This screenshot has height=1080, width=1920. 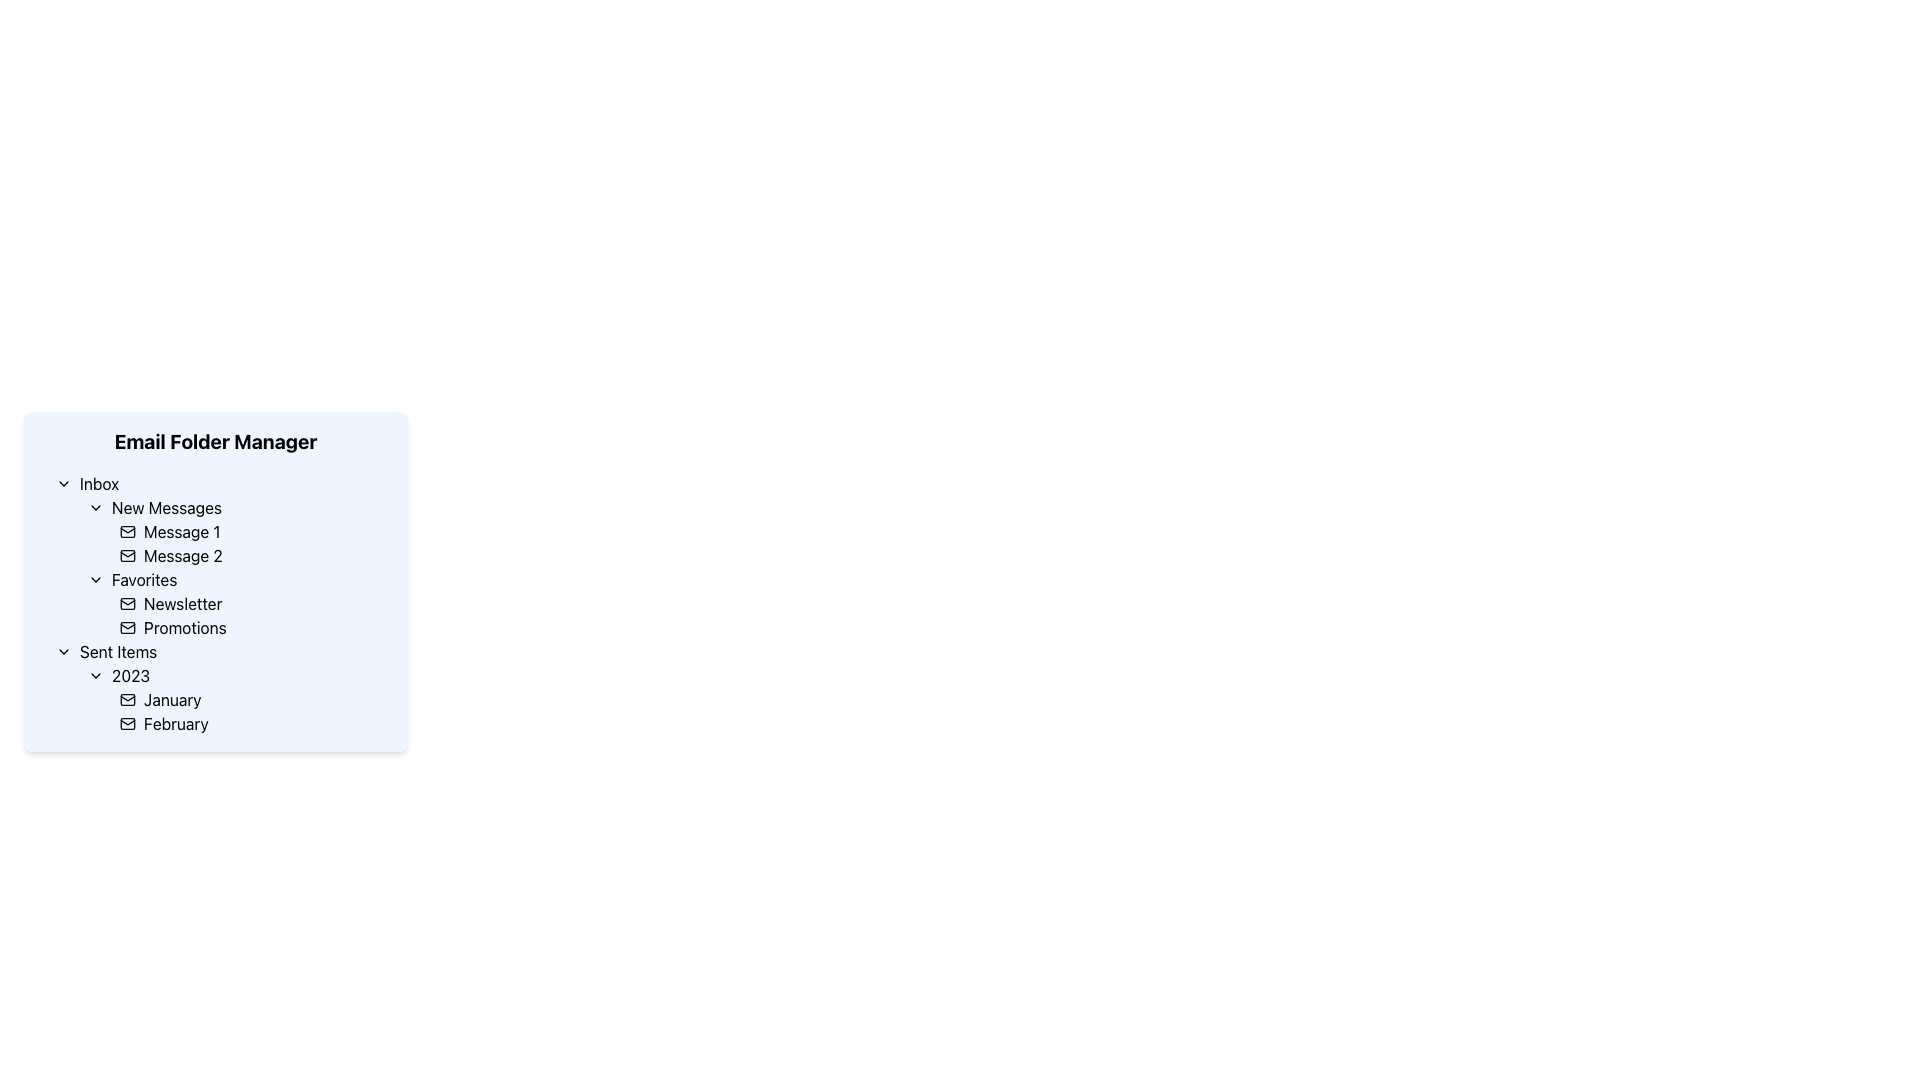 I want to click on the Navigational Text Label displaying 'January' located under the 'Sent Items > 2023' hierarchy, so click(x=172, y=698).